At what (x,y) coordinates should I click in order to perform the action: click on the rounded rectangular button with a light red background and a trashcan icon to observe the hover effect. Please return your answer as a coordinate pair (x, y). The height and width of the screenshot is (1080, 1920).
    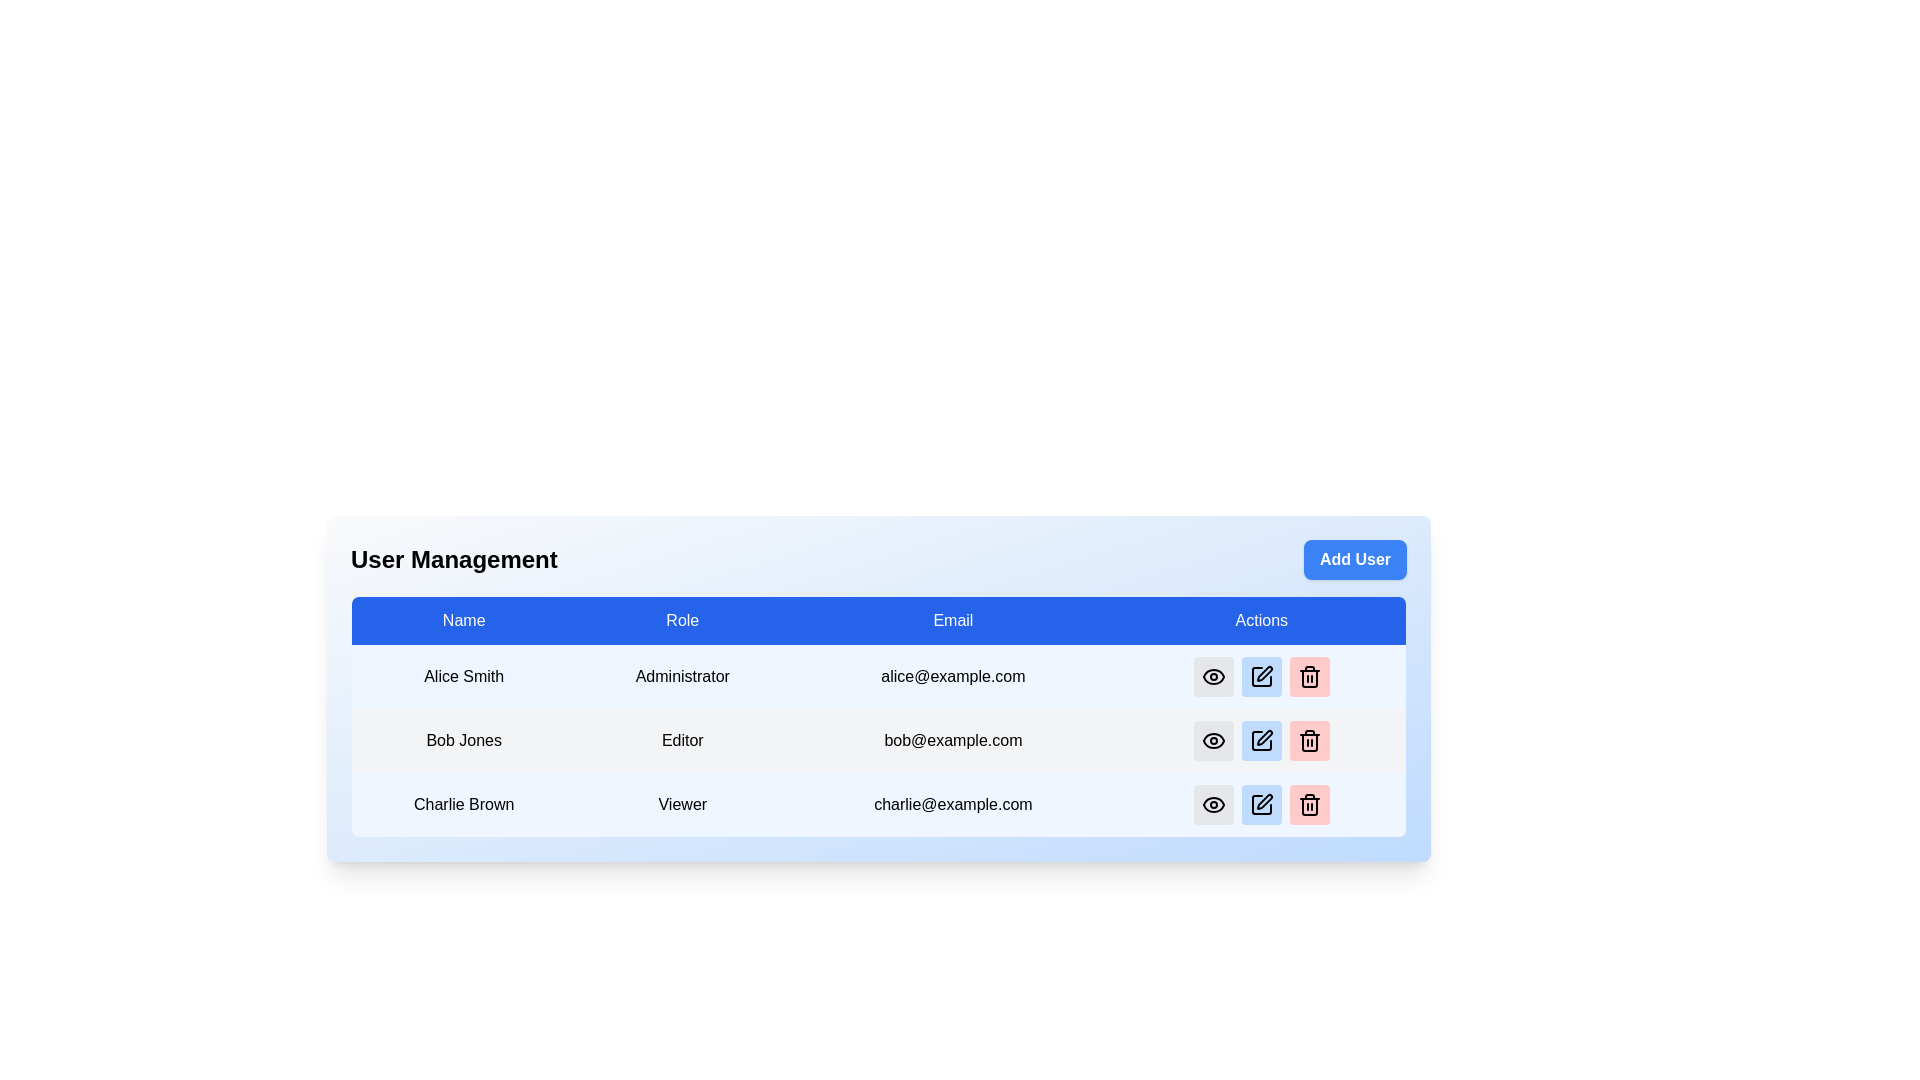
    Looking at the image, I should click on (1309, 676).